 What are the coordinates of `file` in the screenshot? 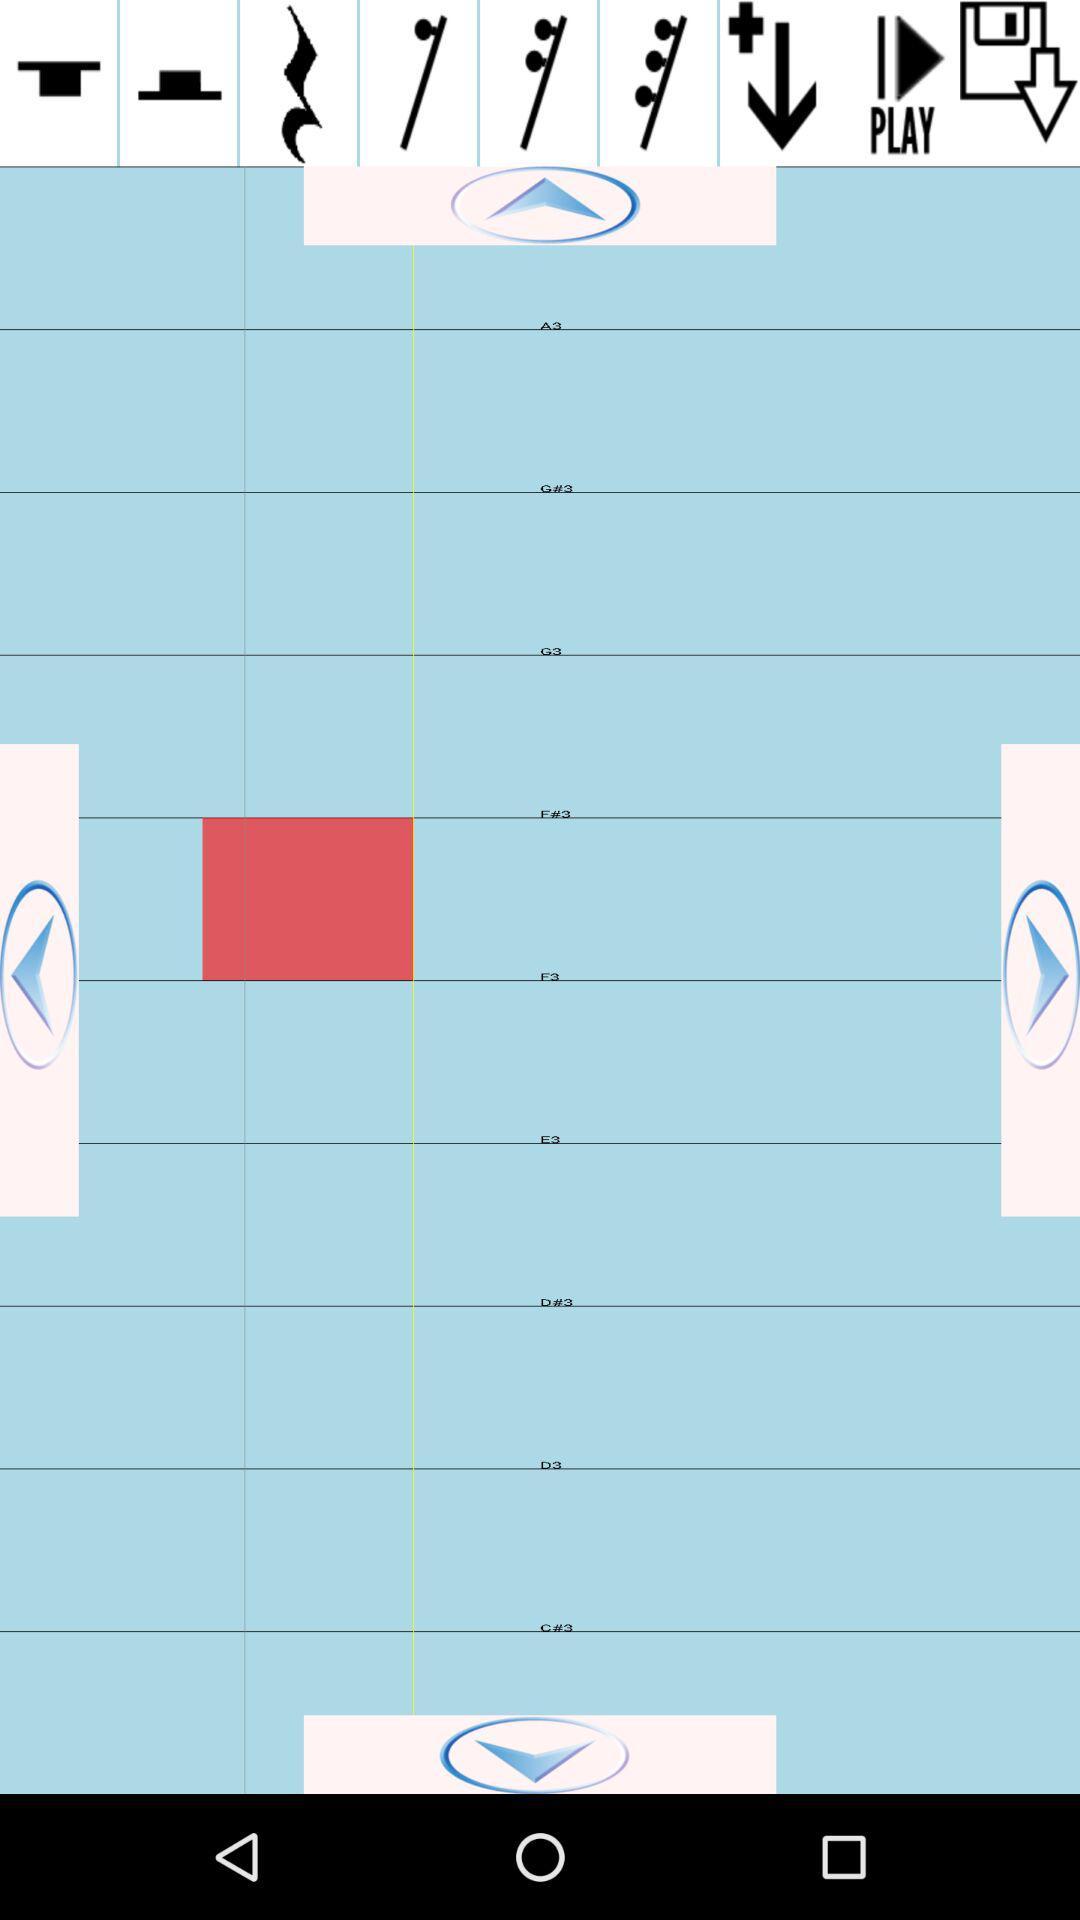 It's located at (1019, 82).